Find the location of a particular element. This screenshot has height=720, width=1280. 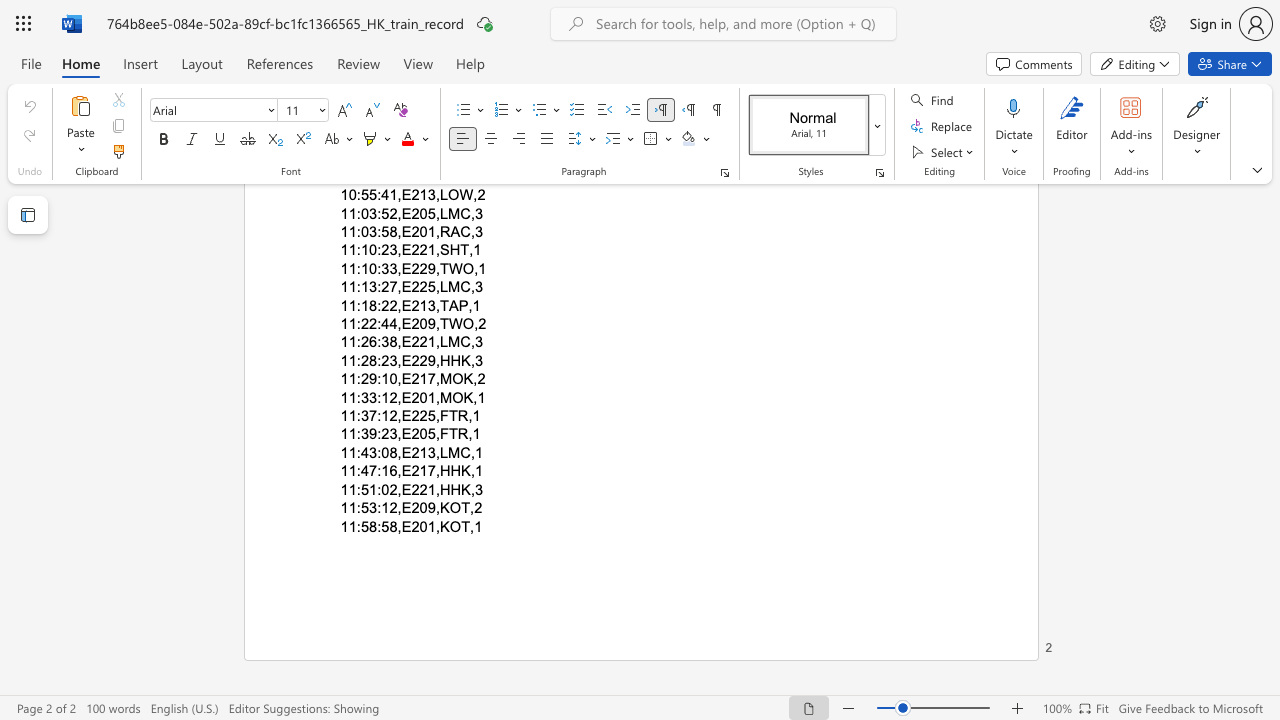

the subset text "HHK" within the text "11:47:16,E217,HHK,1" is located at coordinates (438, 471).